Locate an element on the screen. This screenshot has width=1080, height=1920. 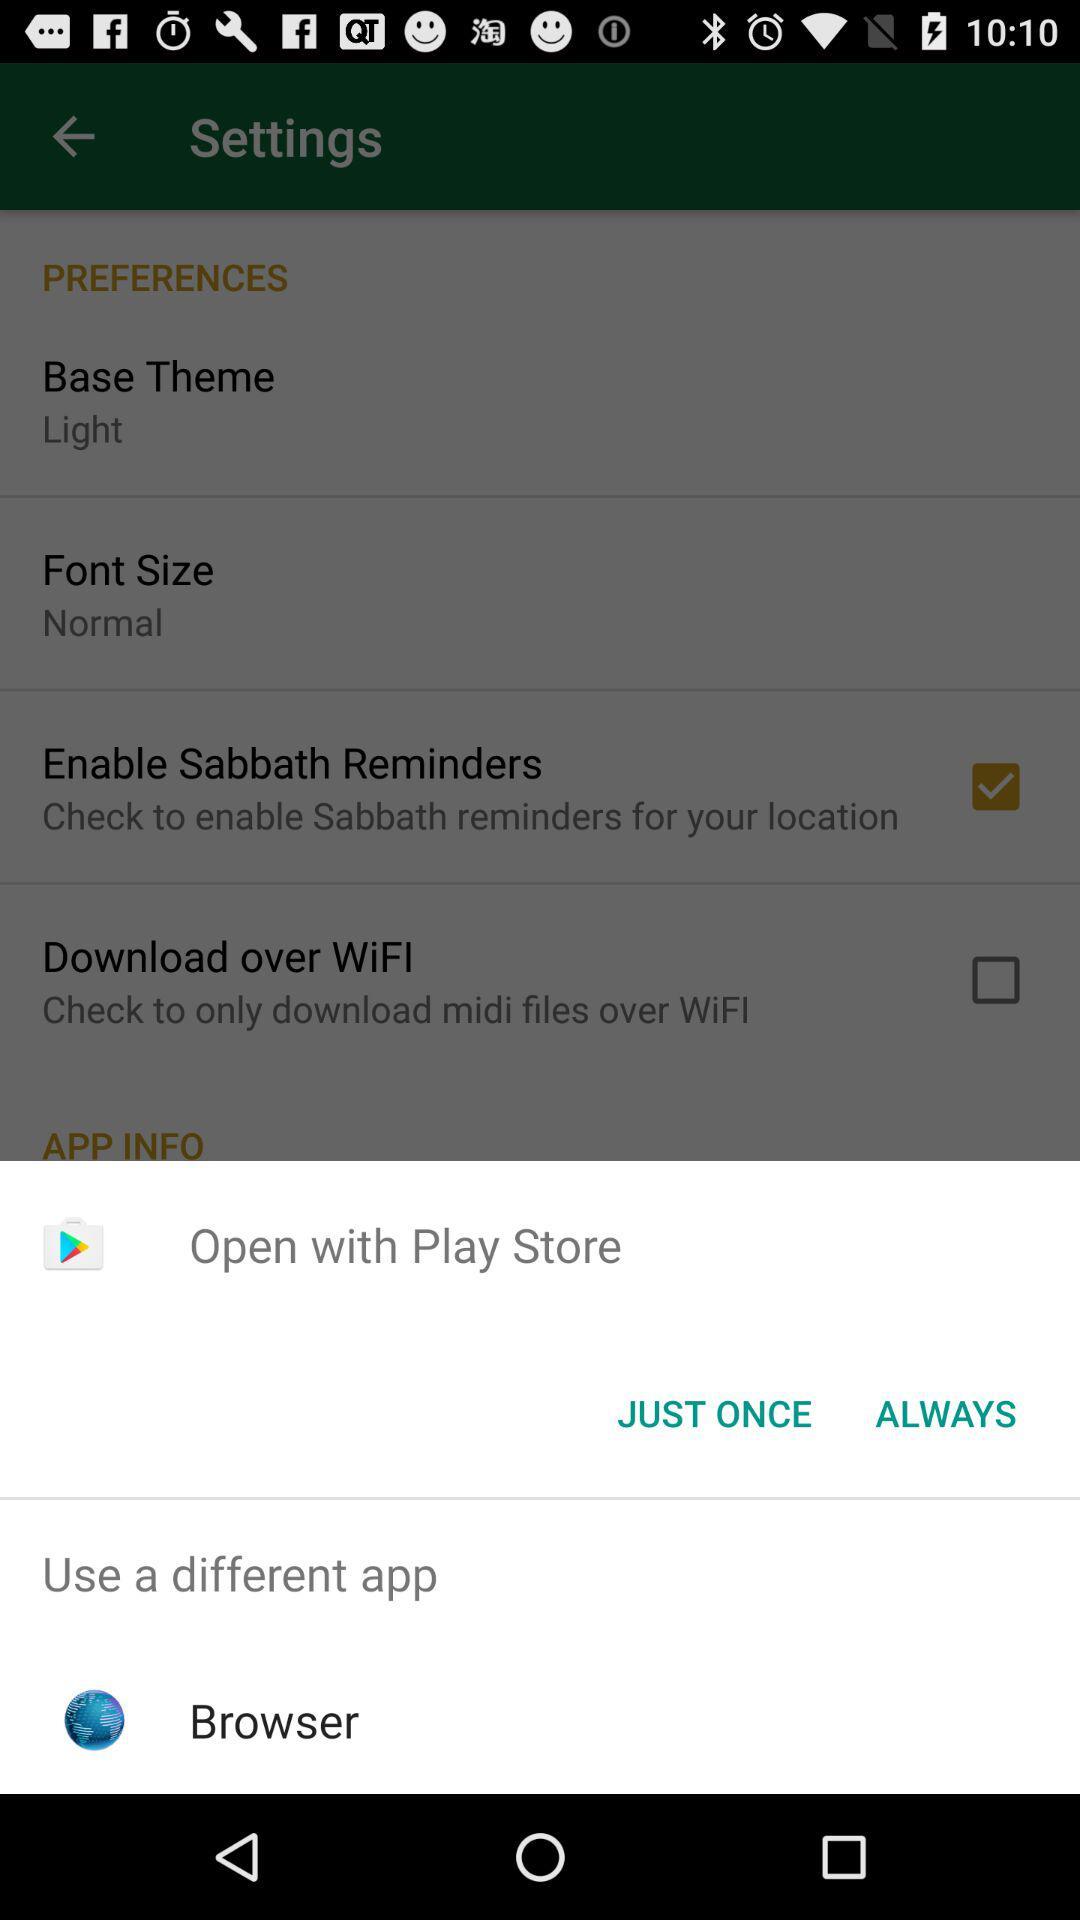
the always button is located at coordinates (945, 1411).